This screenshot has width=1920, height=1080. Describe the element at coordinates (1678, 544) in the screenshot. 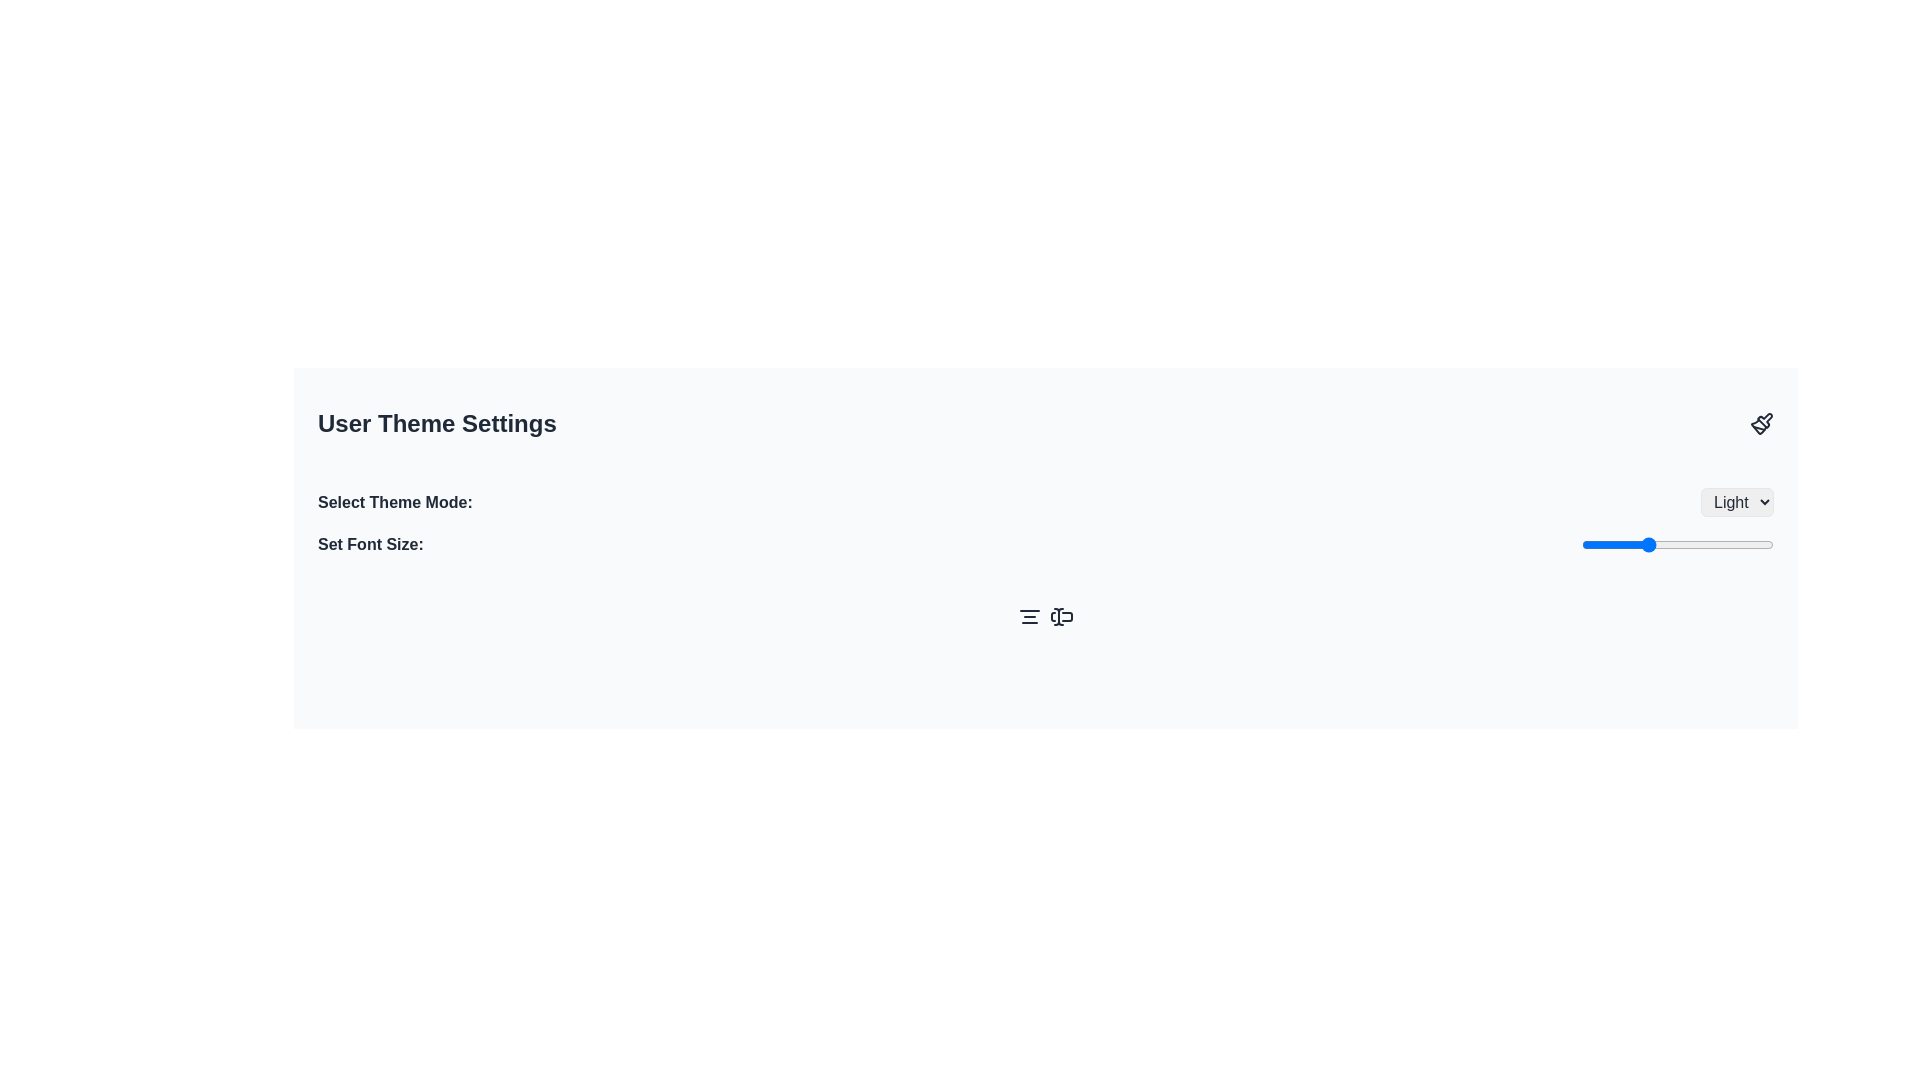

I see `the font size` at that location.